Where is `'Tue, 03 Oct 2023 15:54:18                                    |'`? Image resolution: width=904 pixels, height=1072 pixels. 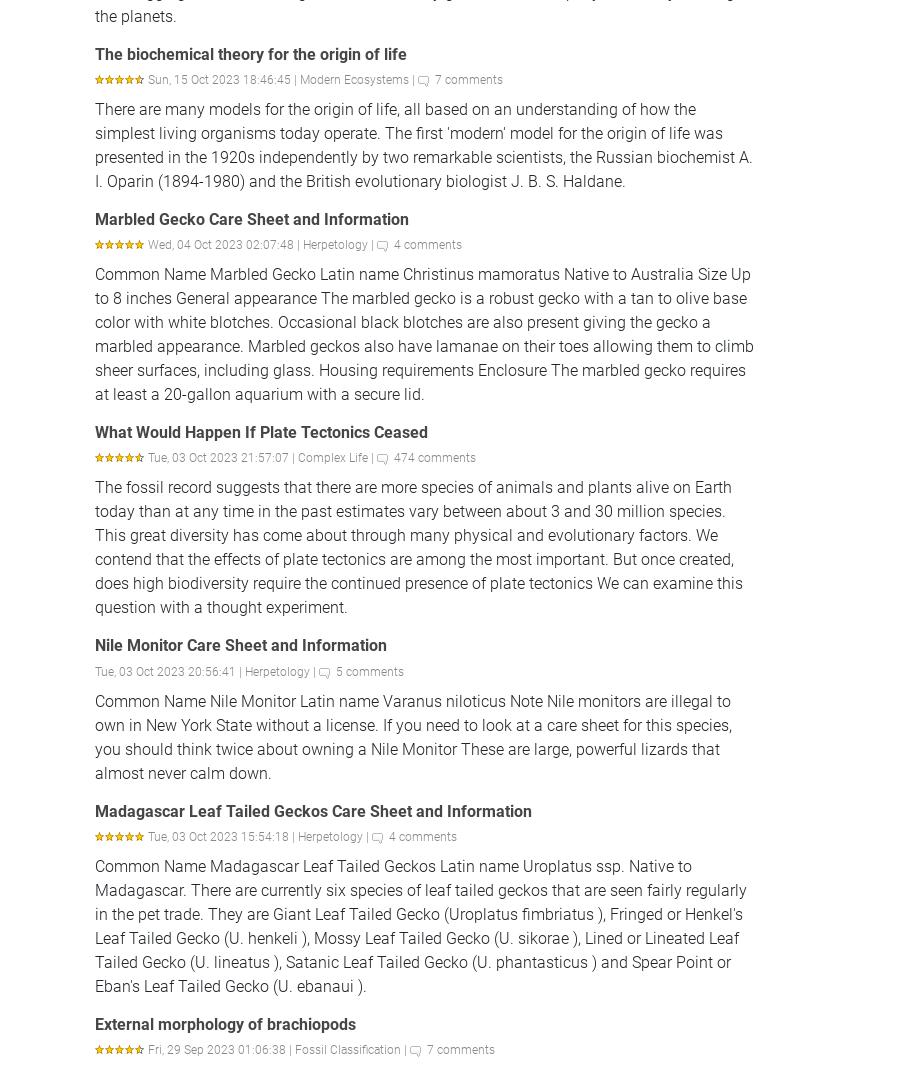 'Tue, 03 Oct 2023 15:54:18                                    |' is located at coordinates (223, 835).